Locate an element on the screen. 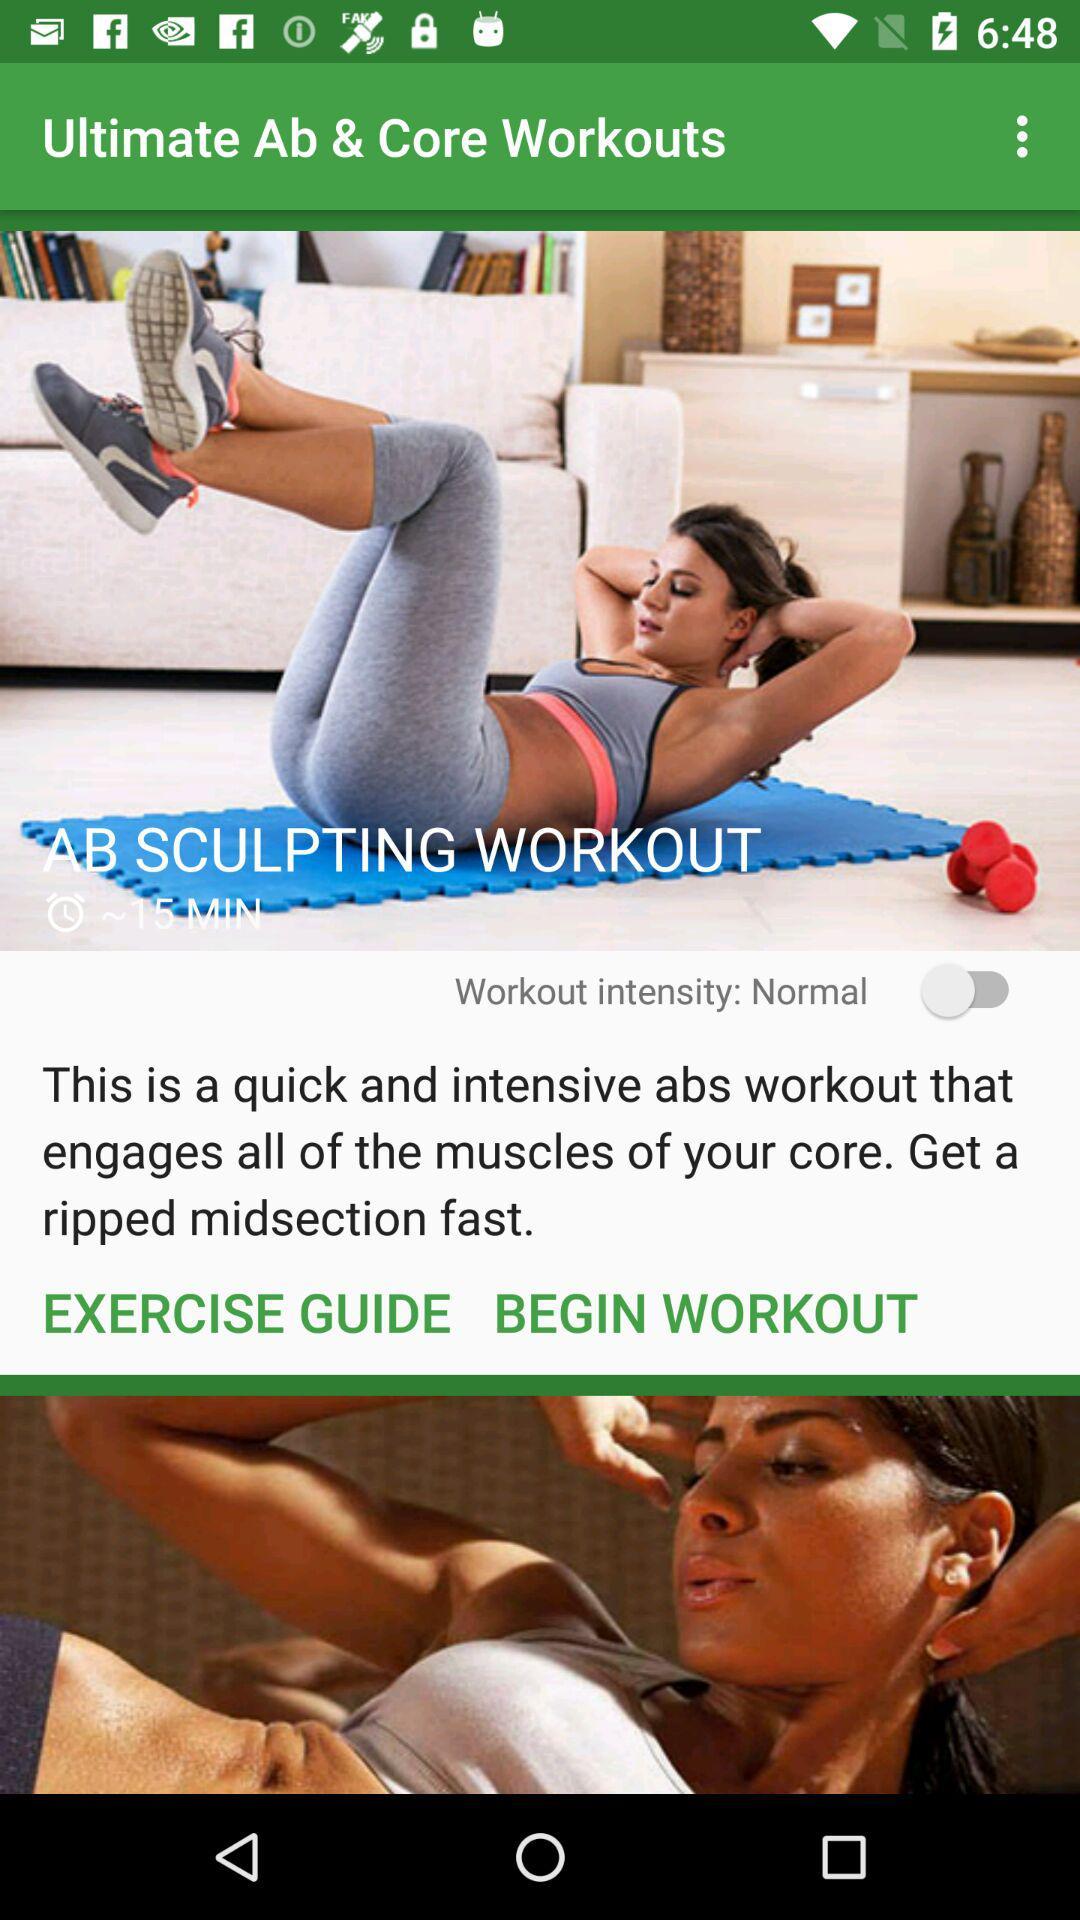 The image size is (1080, 1920). item below the this is a is located at coordinates (705, 1311).